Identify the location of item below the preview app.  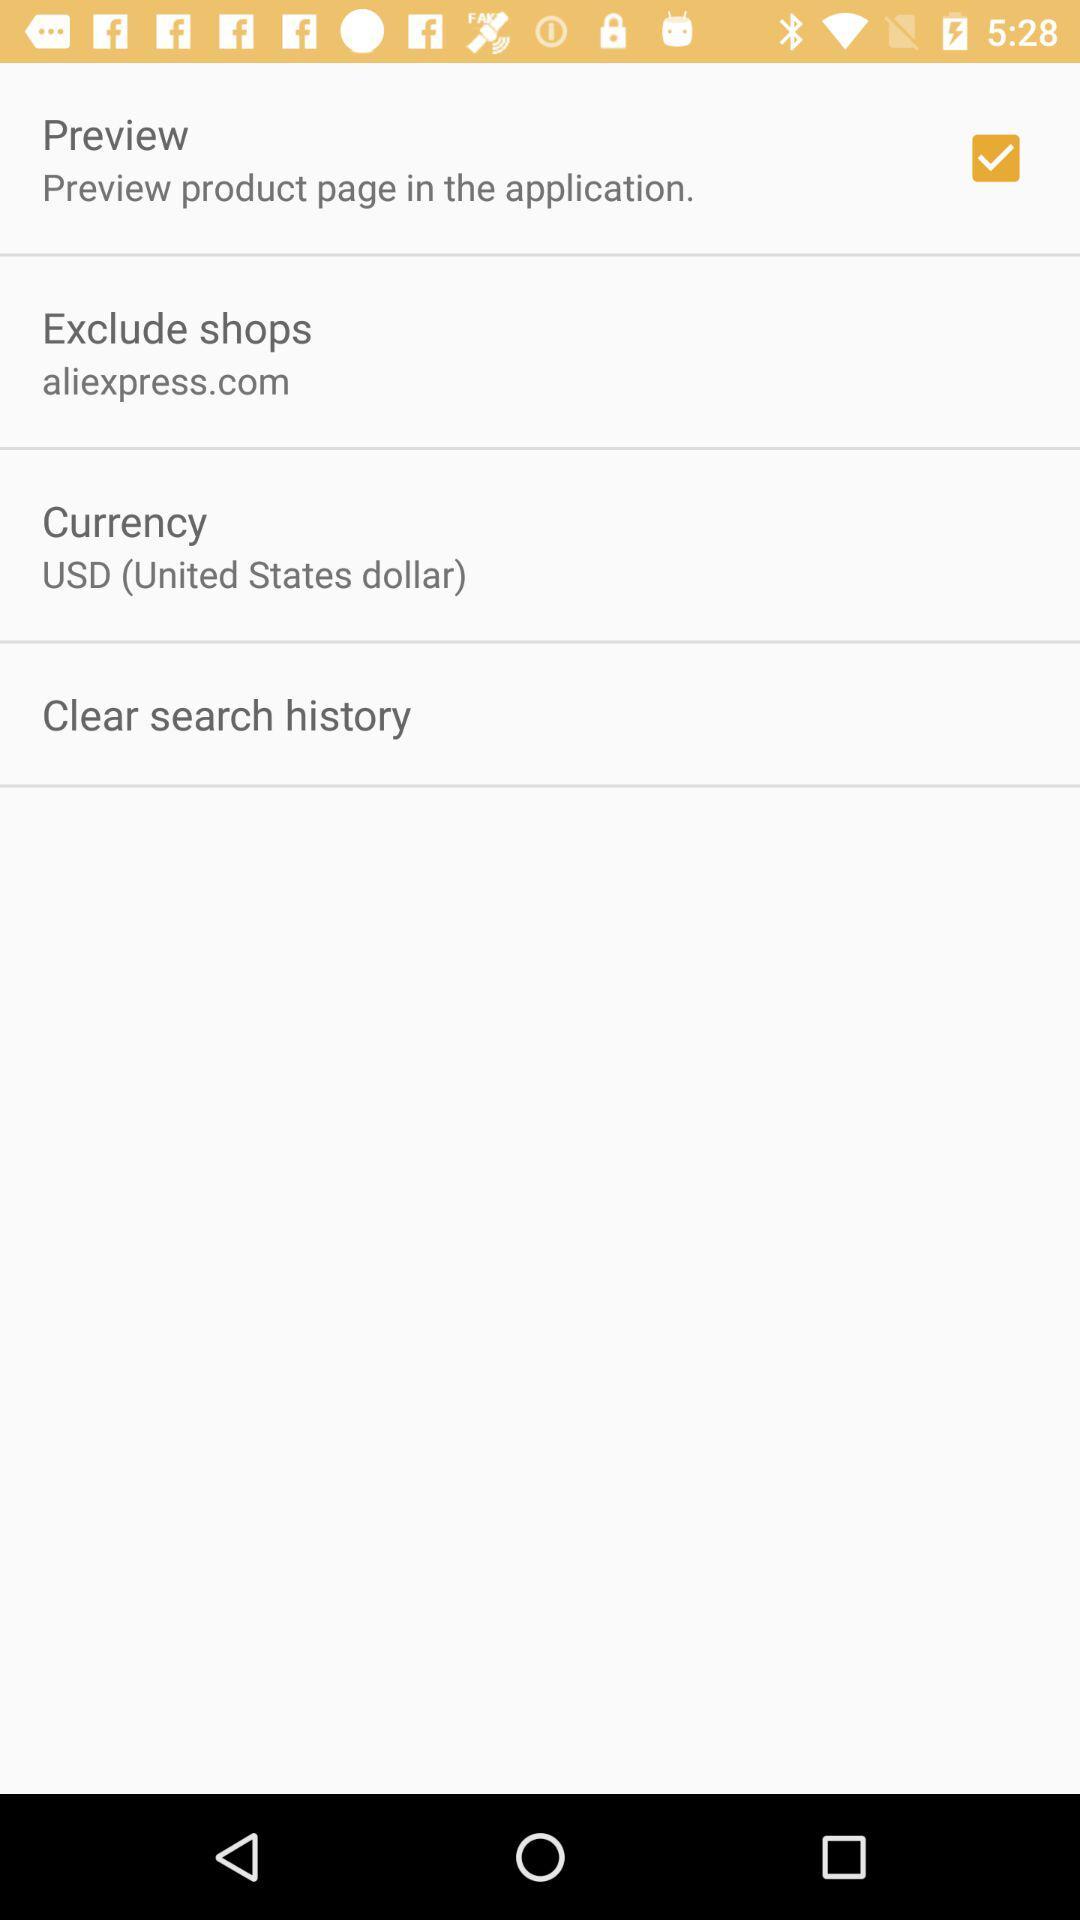
(368, 186).